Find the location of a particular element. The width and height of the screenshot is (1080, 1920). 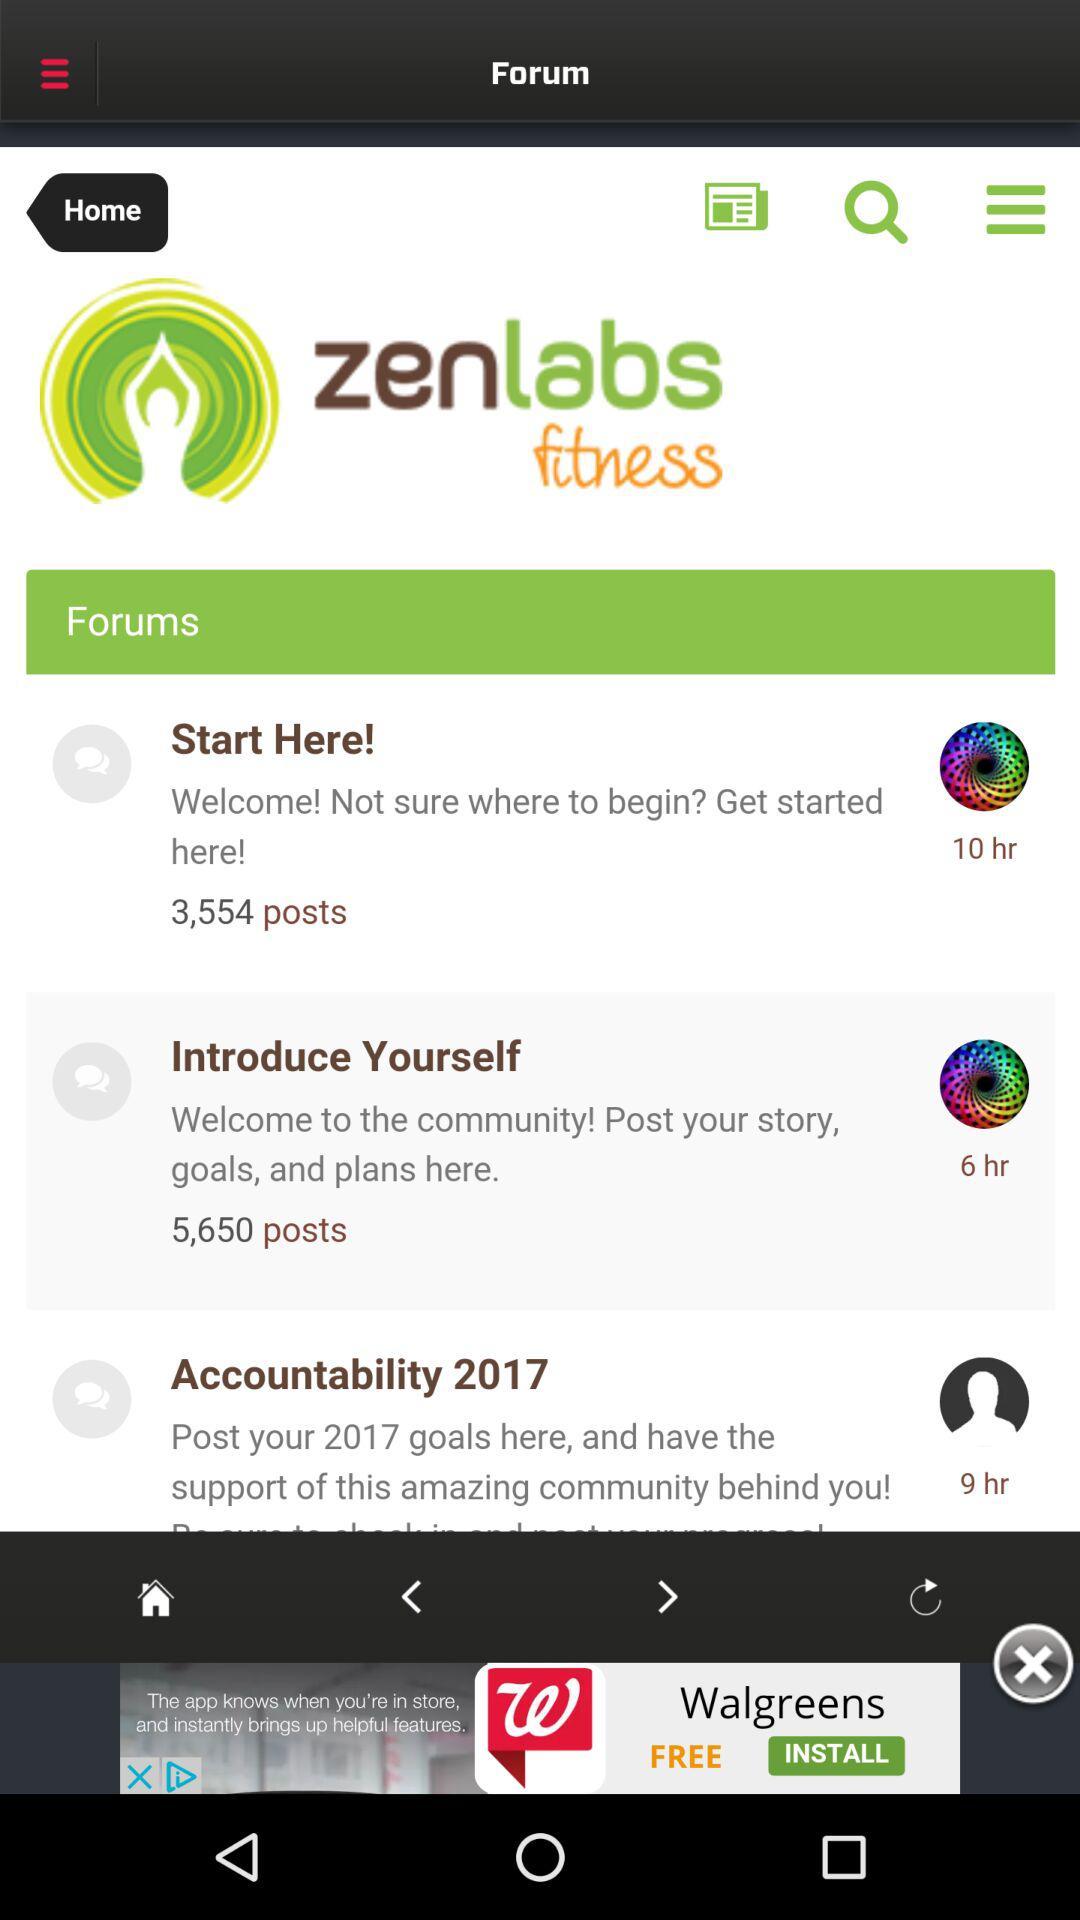

reload is located at coordinates (925, 1595).